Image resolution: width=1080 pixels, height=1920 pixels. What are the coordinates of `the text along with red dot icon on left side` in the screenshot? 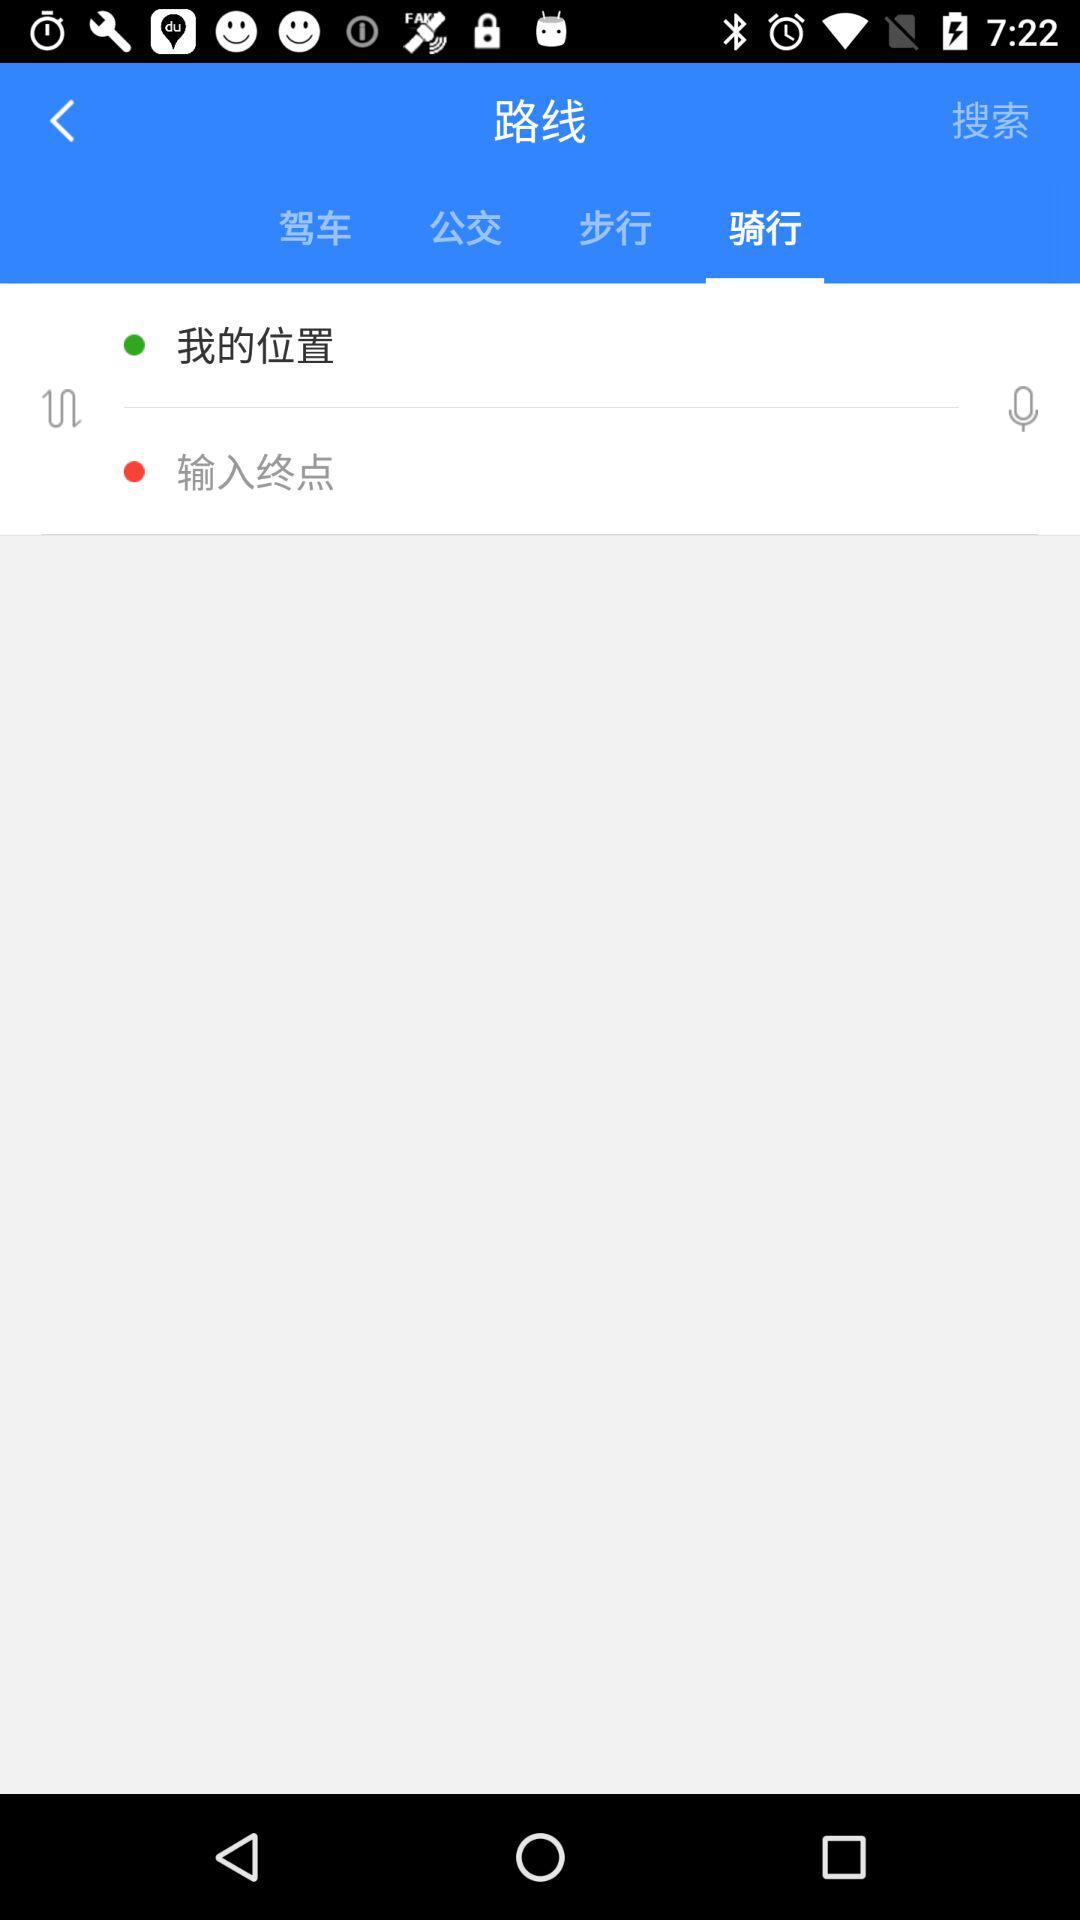 It's located at (545, 470).